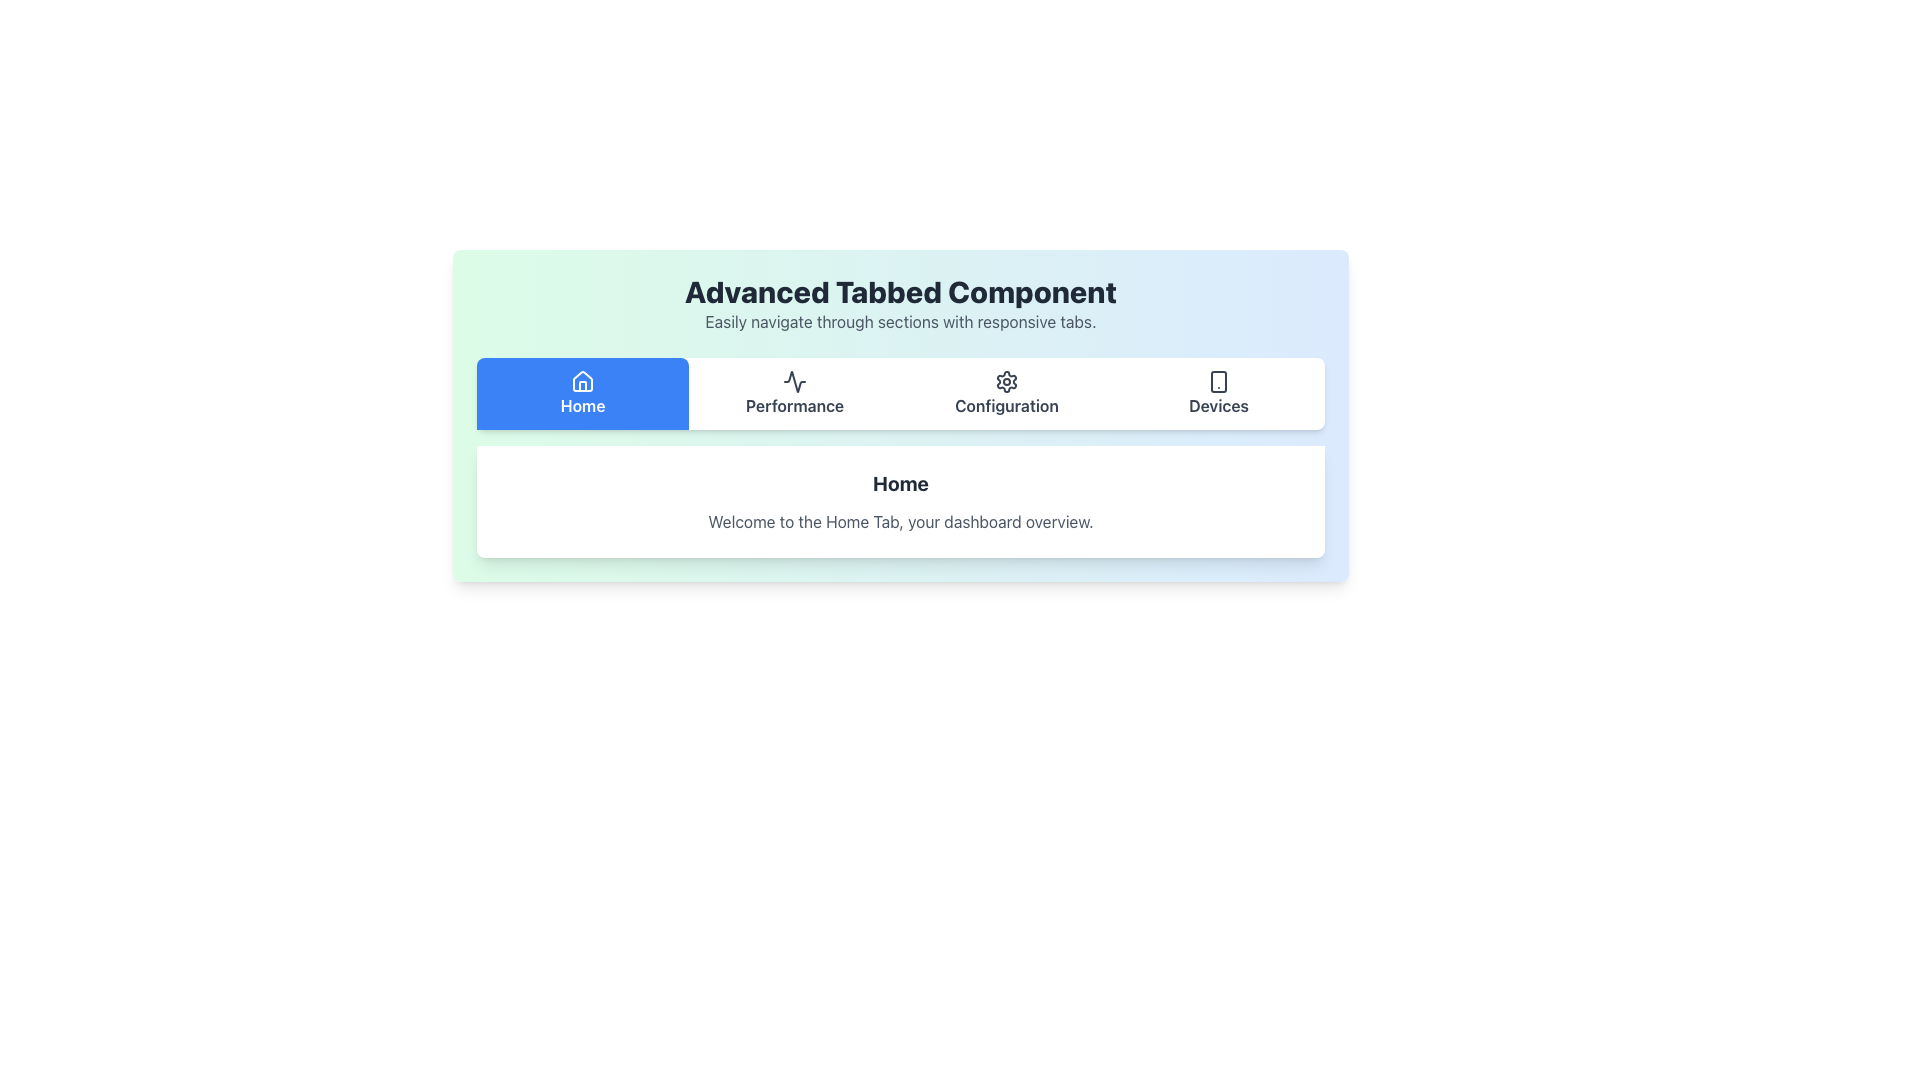 This screenshot has height=1080, width=1920. Describe the element at coordinates (794, 381) in the screenshot. I see `the 'Performance' tab icon located in the top tab bar, positioned between the 'Home' tab and the 'Configuration' tab` at that location.